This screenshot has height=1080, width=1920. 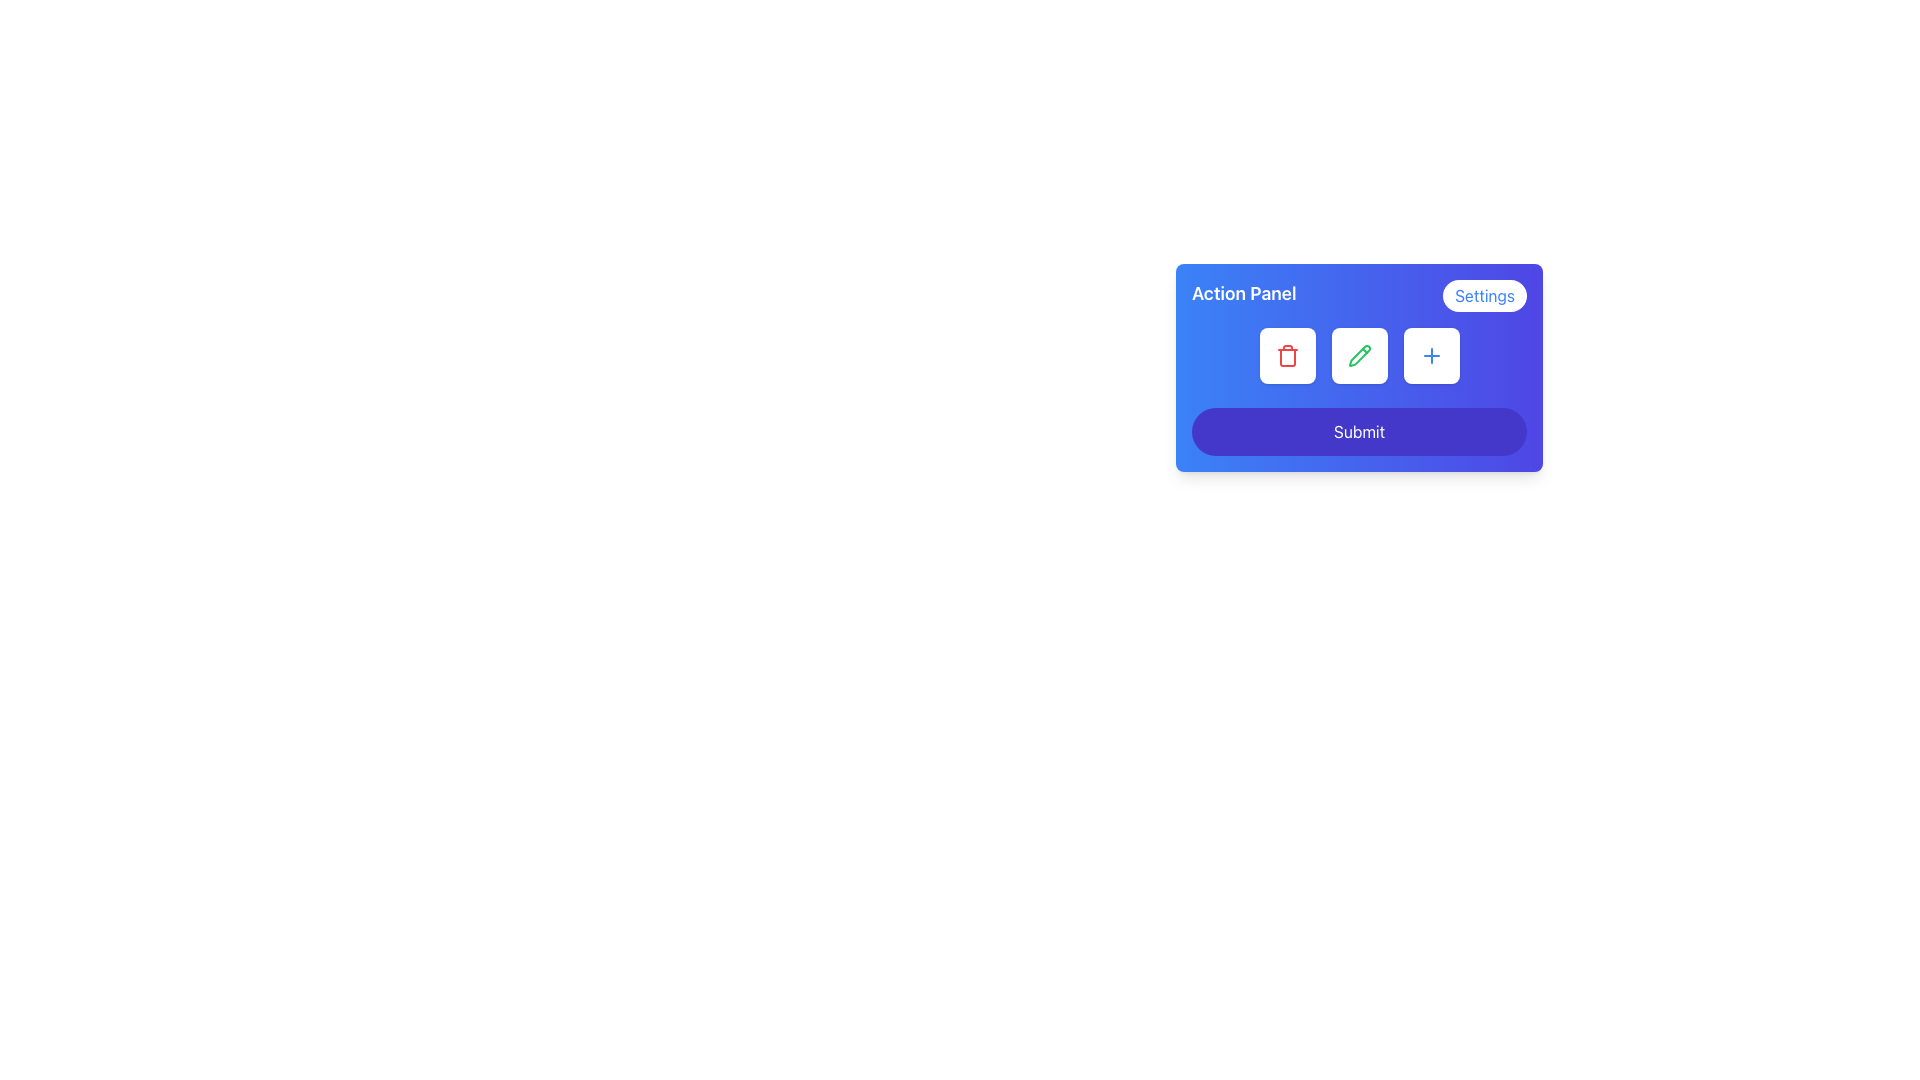 I want to click on the green pencil icon button in the Action Panel, so click(x=1359, y=354).